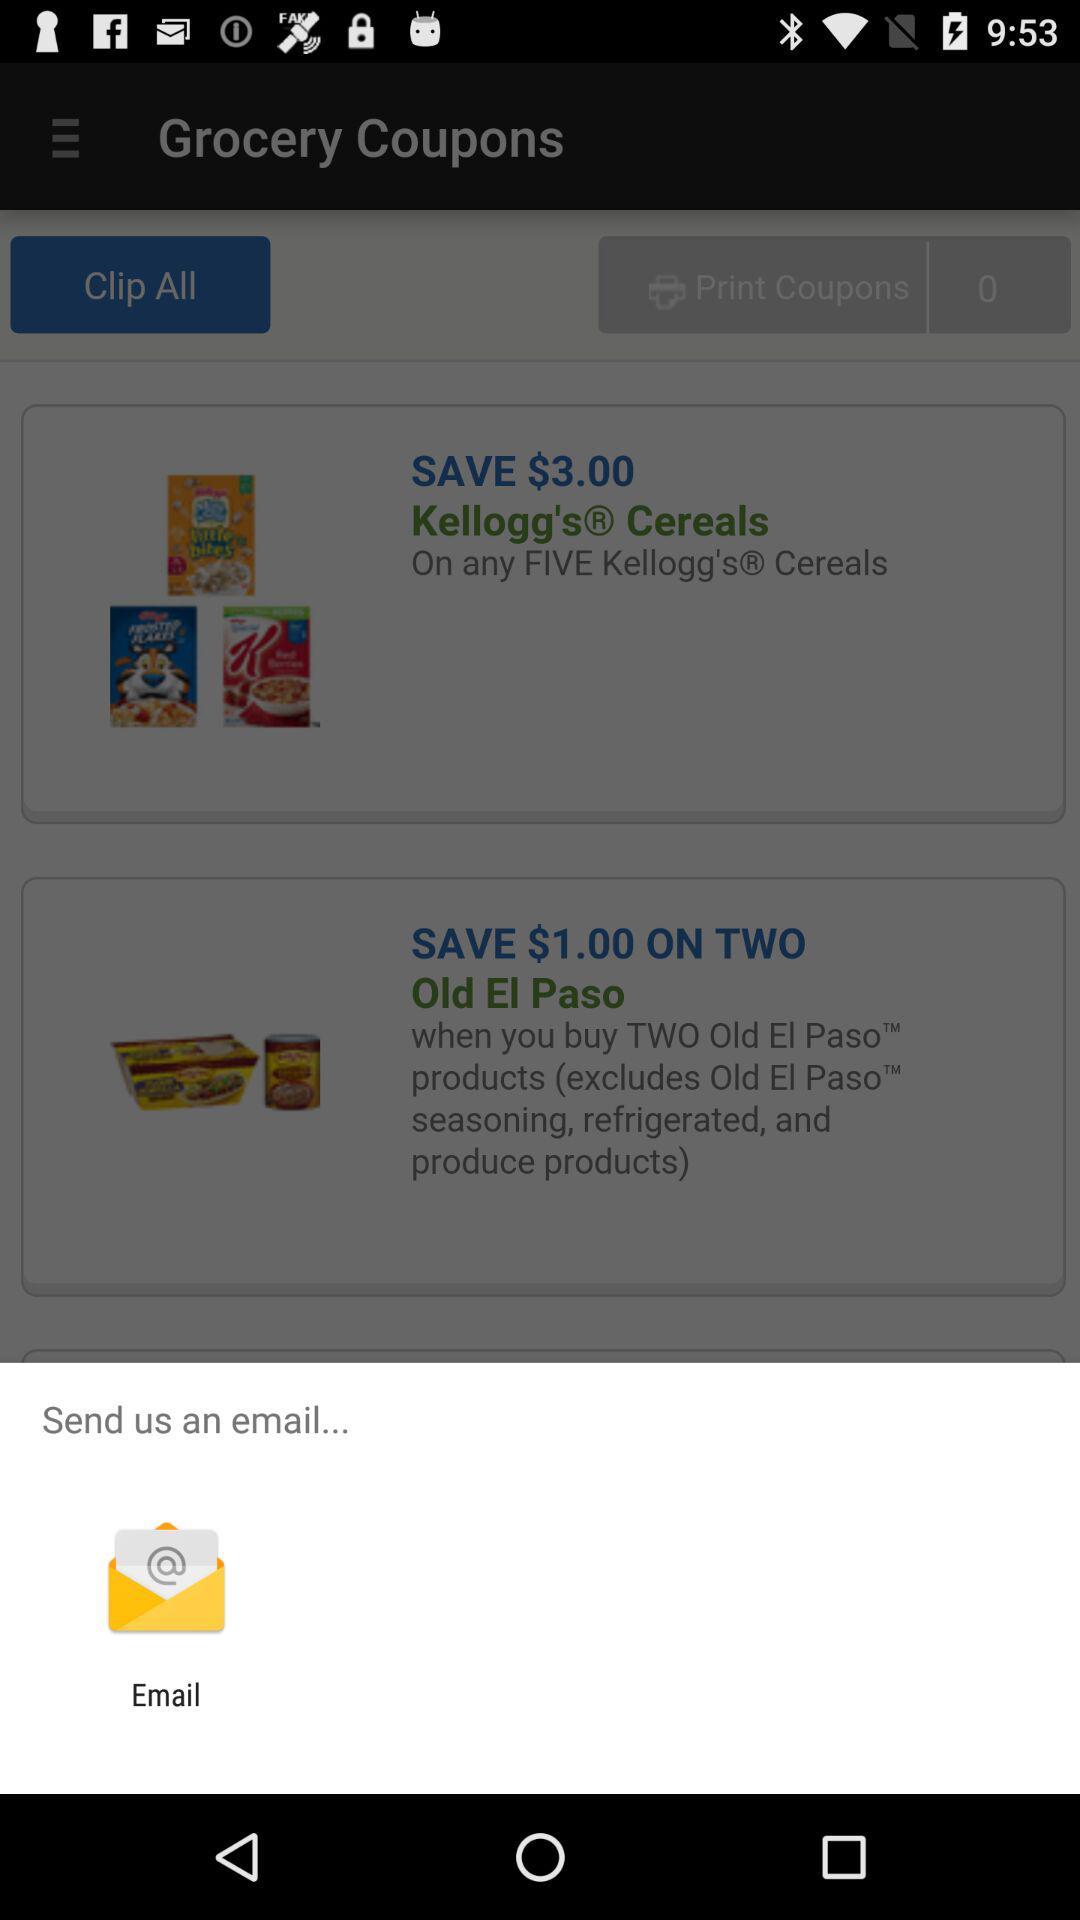 The width and height of the screenshot is (1080, 1920). What do you see at coordinates (165, 1579) in the screenshot?
I see `app below send us an` at bounding box center [165, 1579].